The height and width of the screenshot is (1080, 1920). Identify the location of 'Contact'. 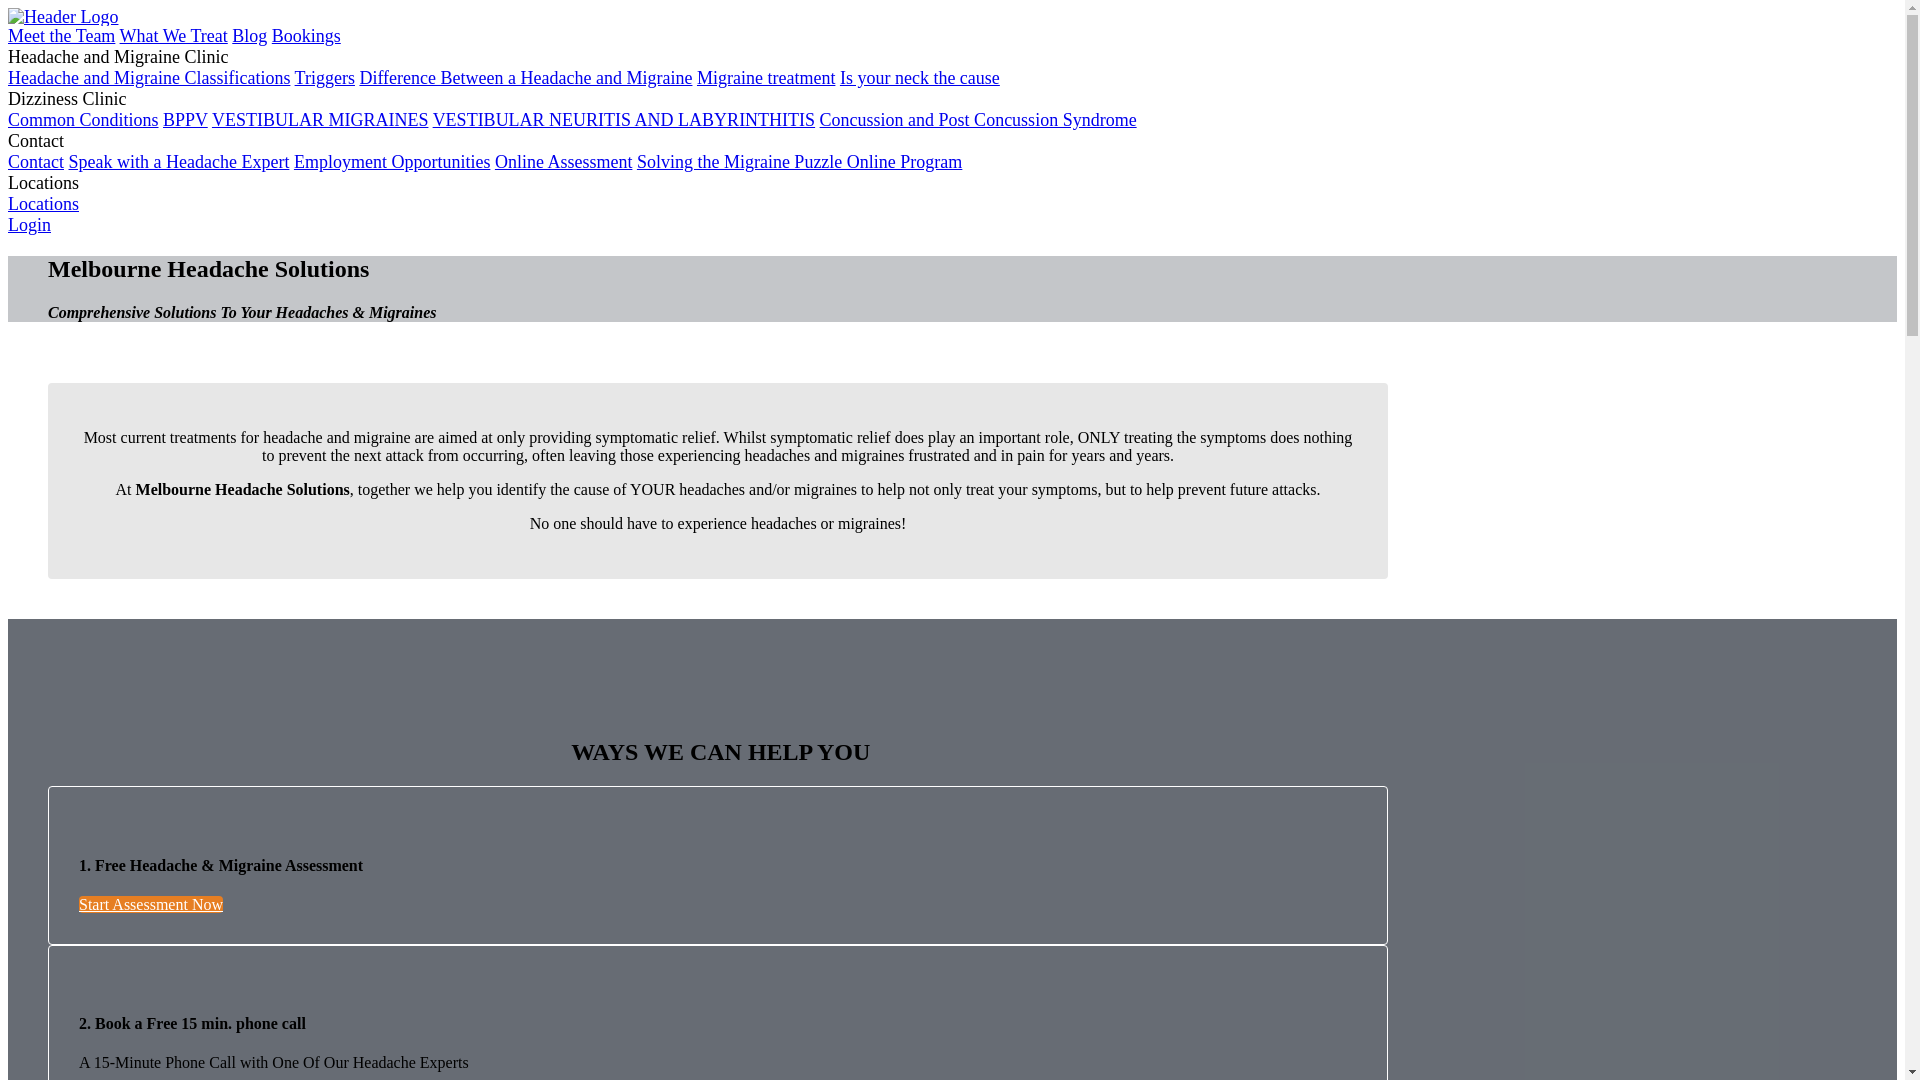
(35, 161).